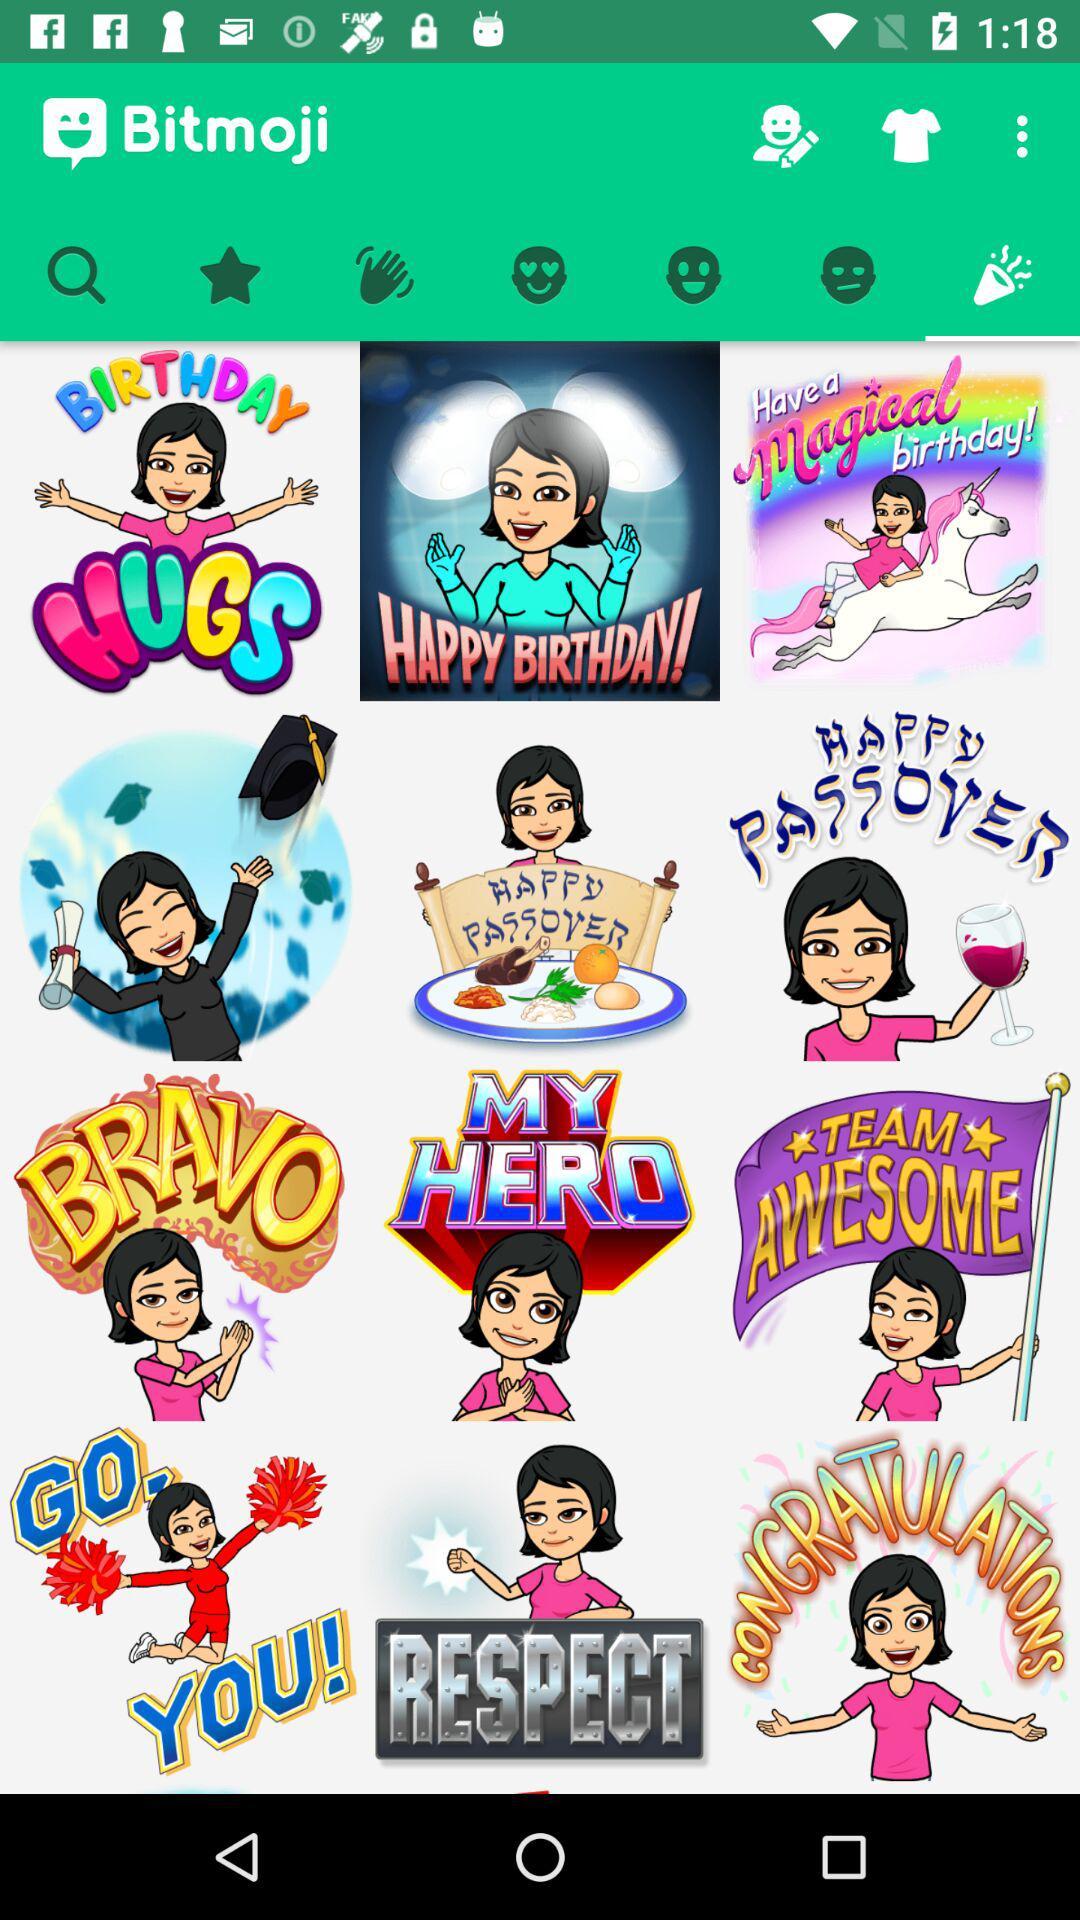 The height and width of the screenshot is (1920, 1080). Describe the element at coordinates (540, 1601) in the screenshot. I see `respect` at that location.